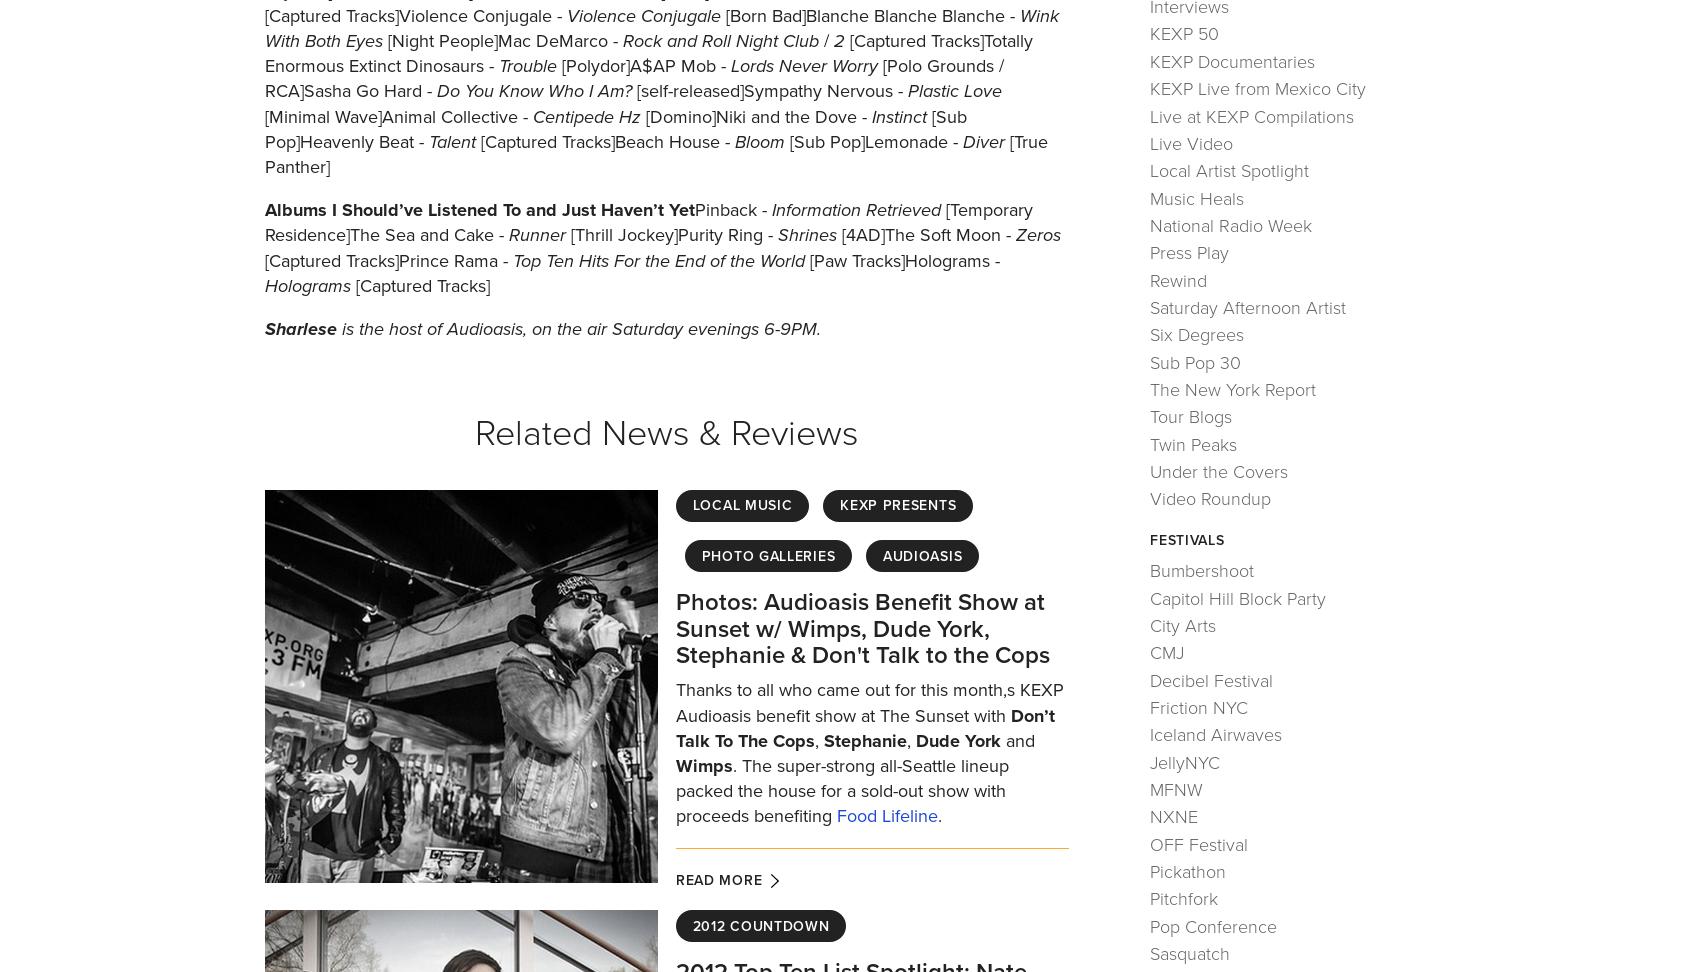 The width and height of the screenshot is (1692, 972). Describe the element at coordinates (665, 432) in the screenshot. I see `'Related News & Reviews'` at that location.